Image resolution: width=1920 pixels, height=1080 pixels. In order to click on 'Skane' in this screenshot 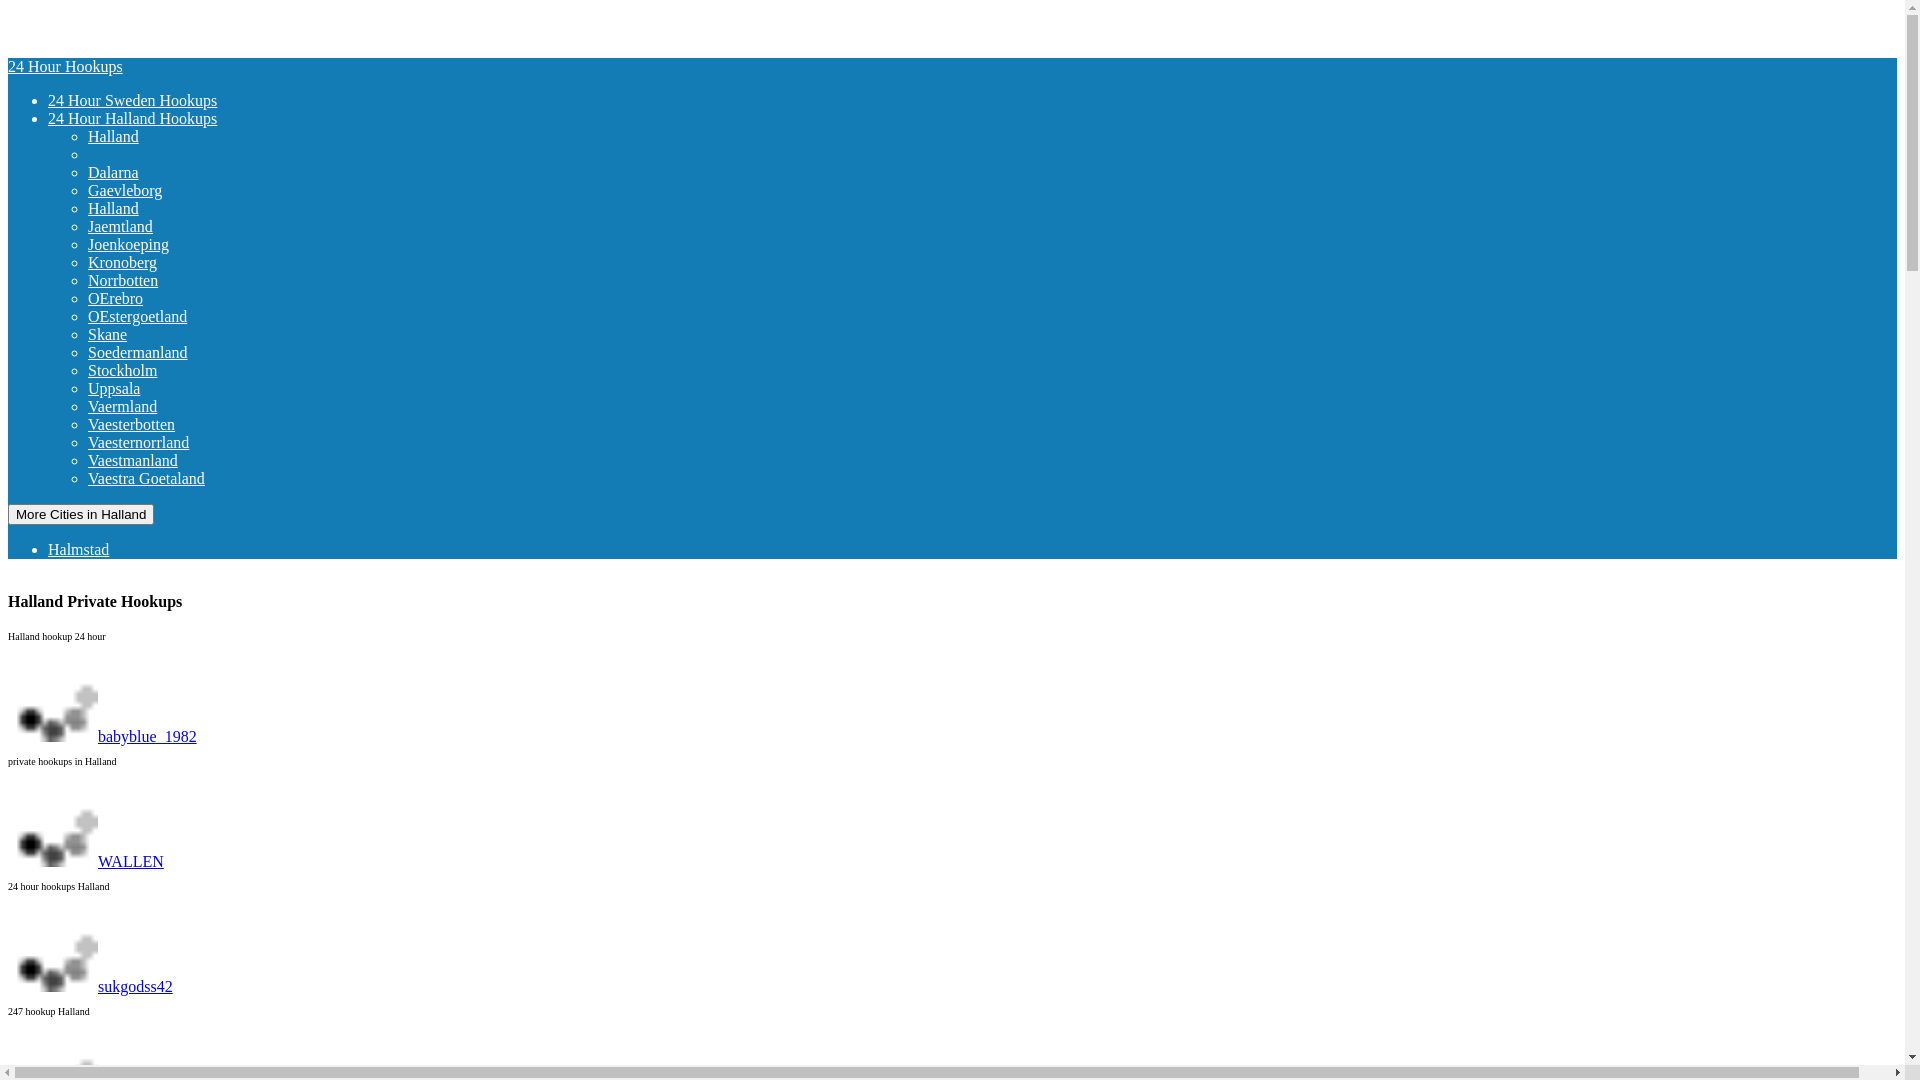, I will do `click(141, 333)`.